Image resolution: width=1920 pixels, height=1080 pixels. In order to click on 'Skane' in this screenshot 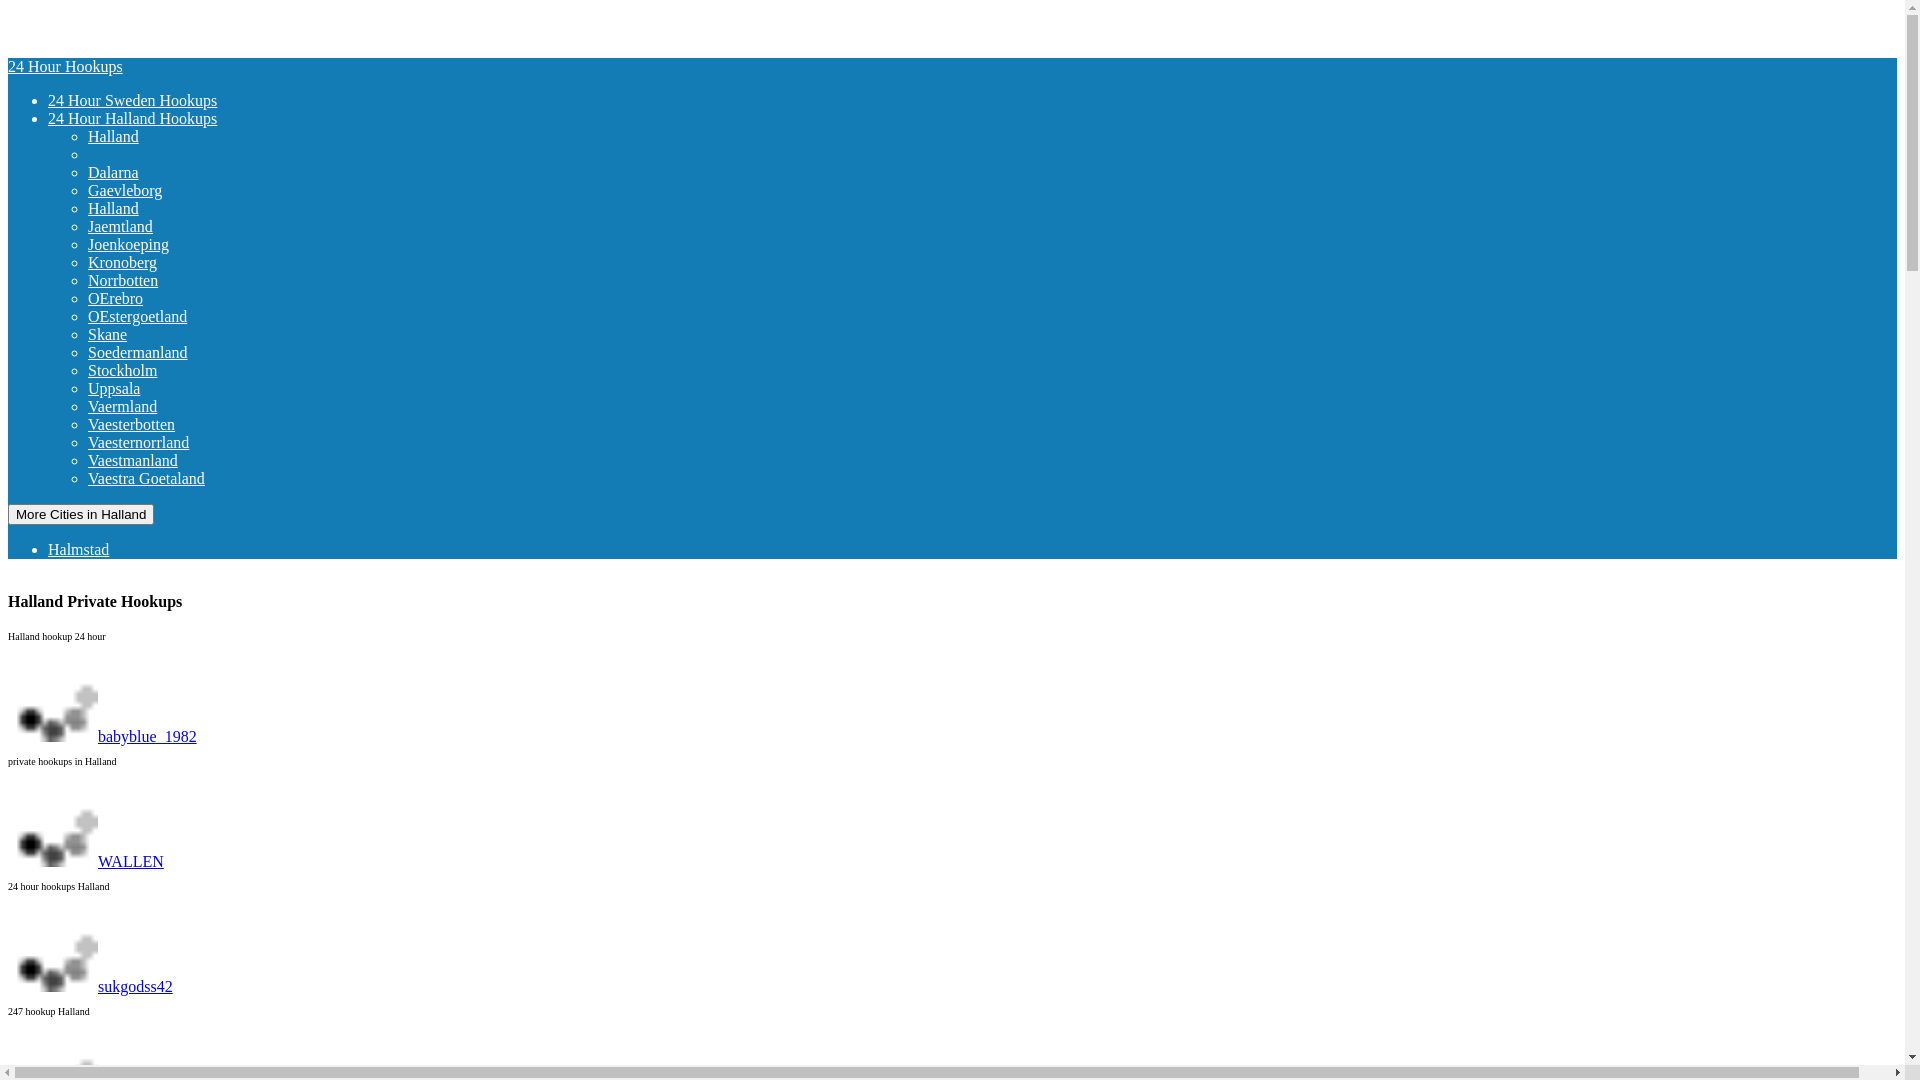, I will do `click(141, 333)`.